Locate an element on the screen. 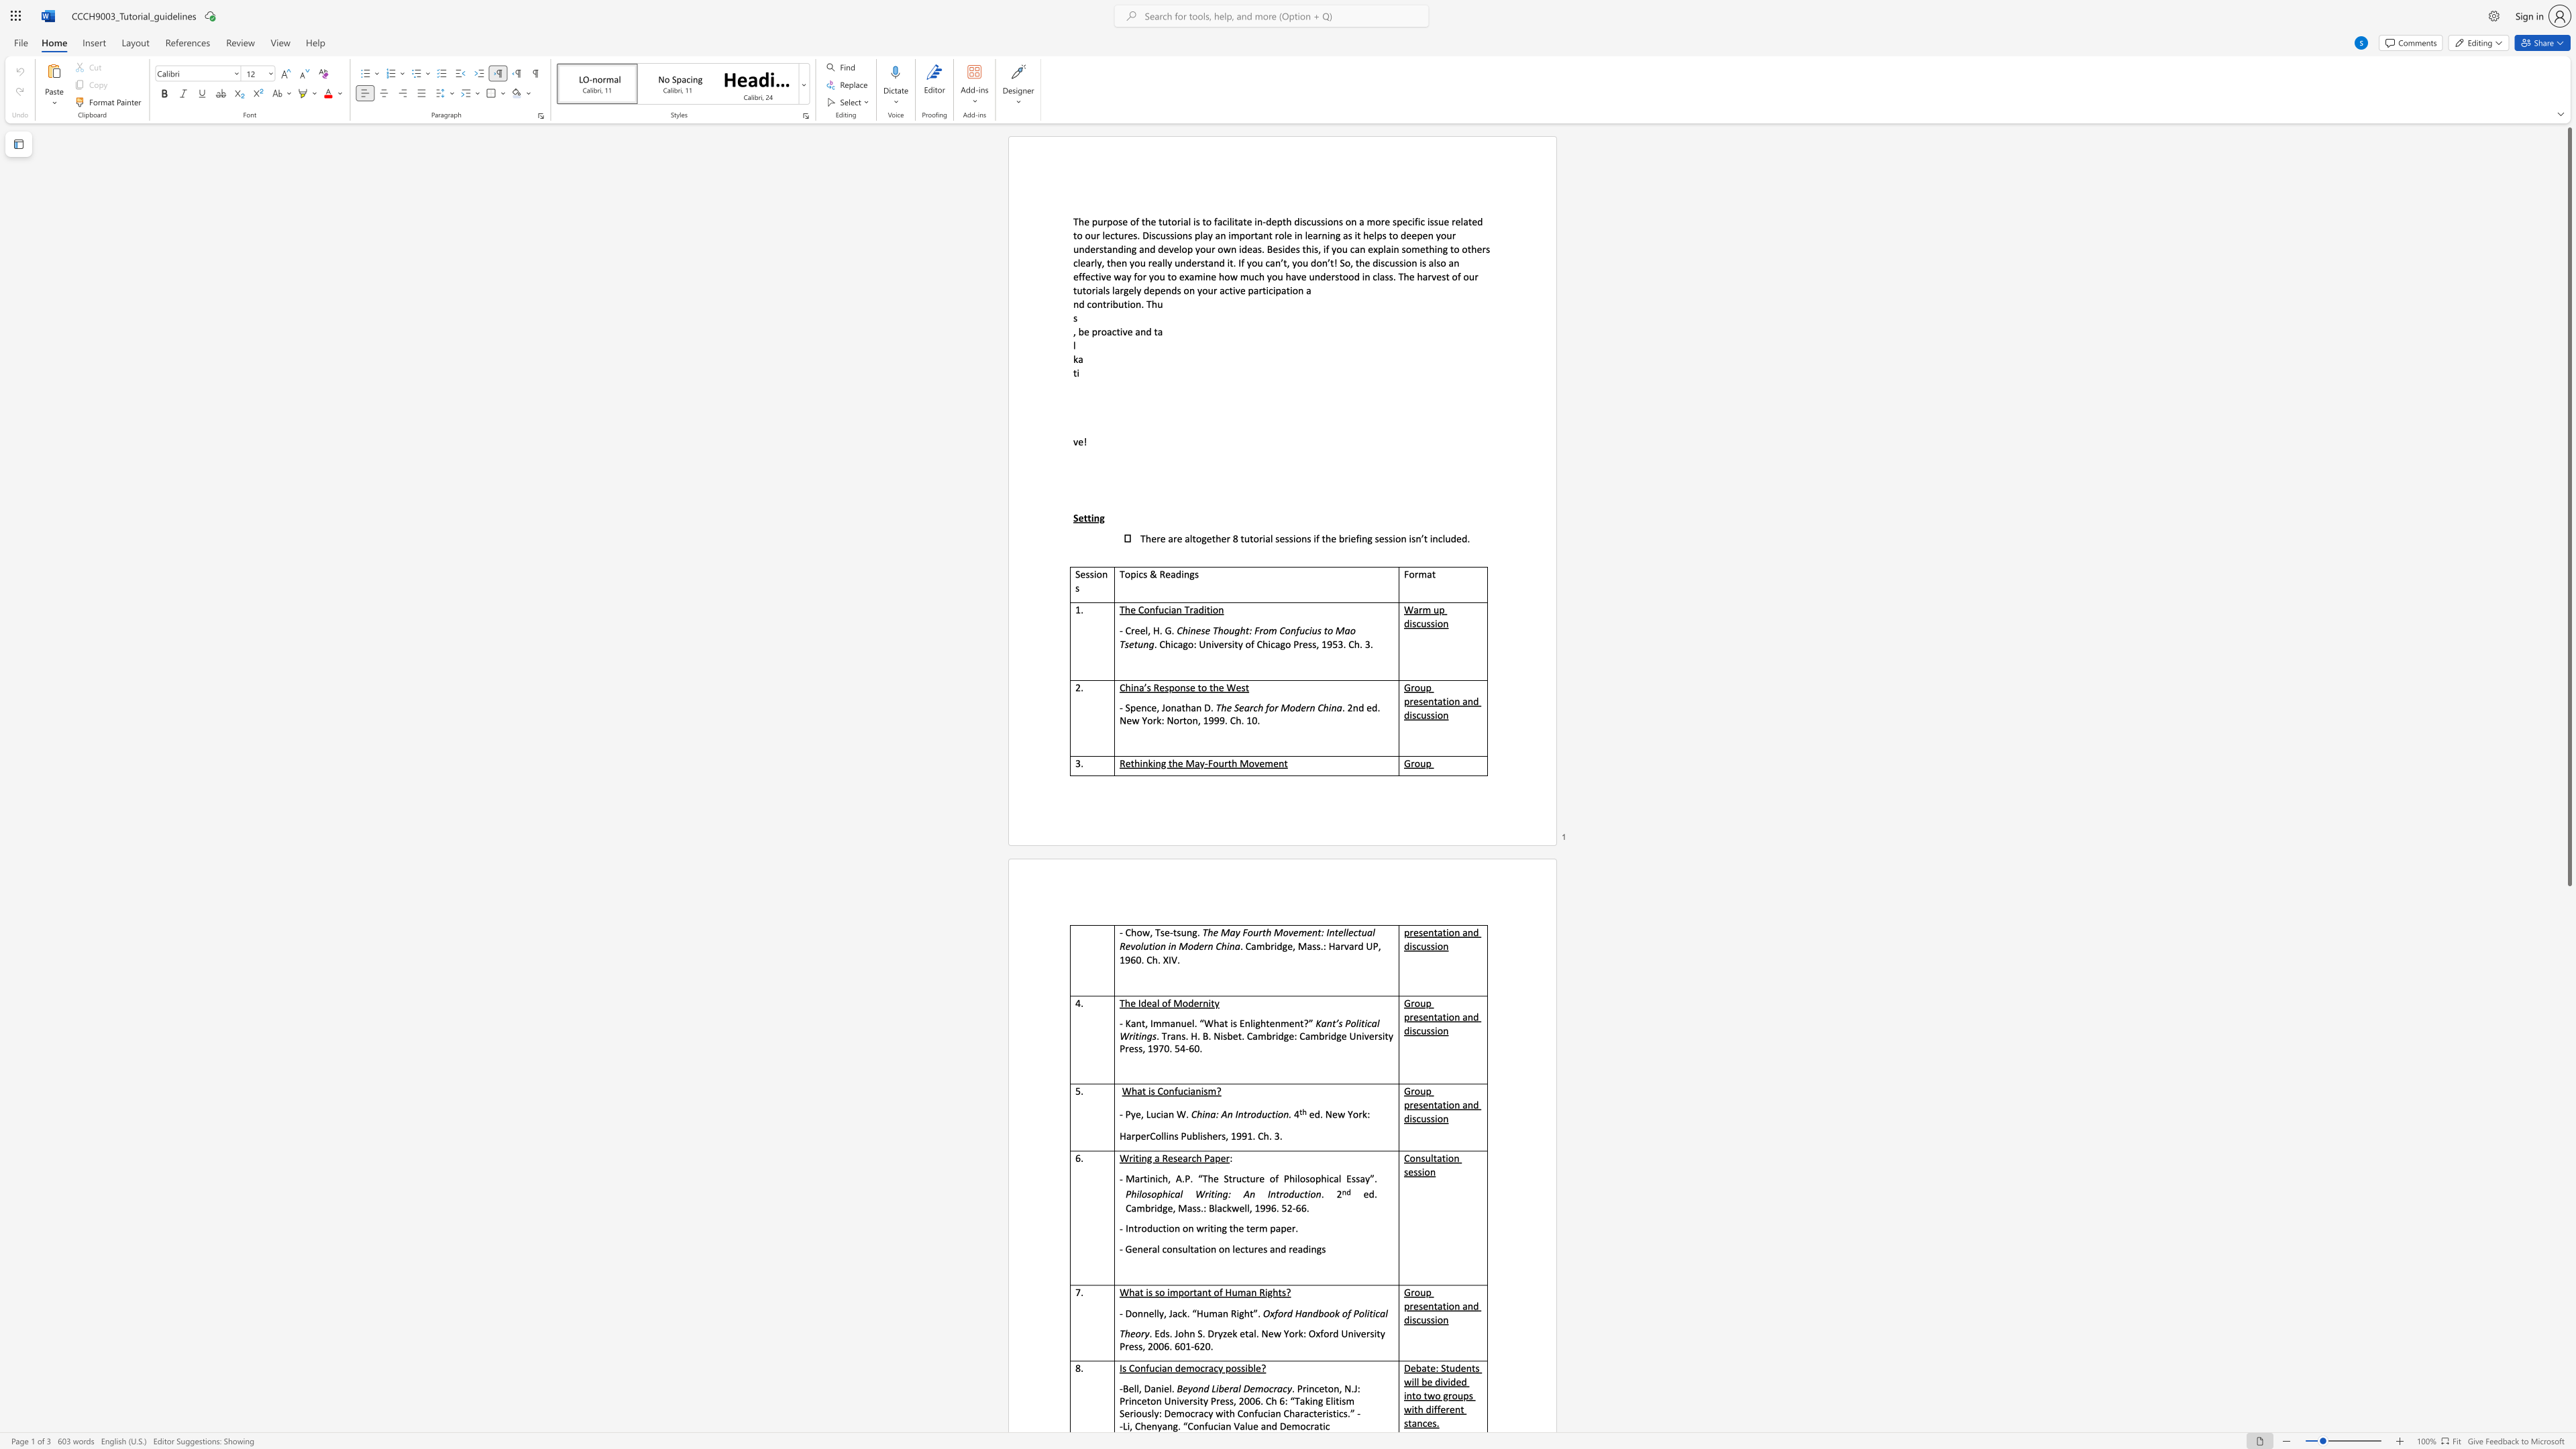  the scrollbar to move the page downward is located at coordinates (2568, 1174).